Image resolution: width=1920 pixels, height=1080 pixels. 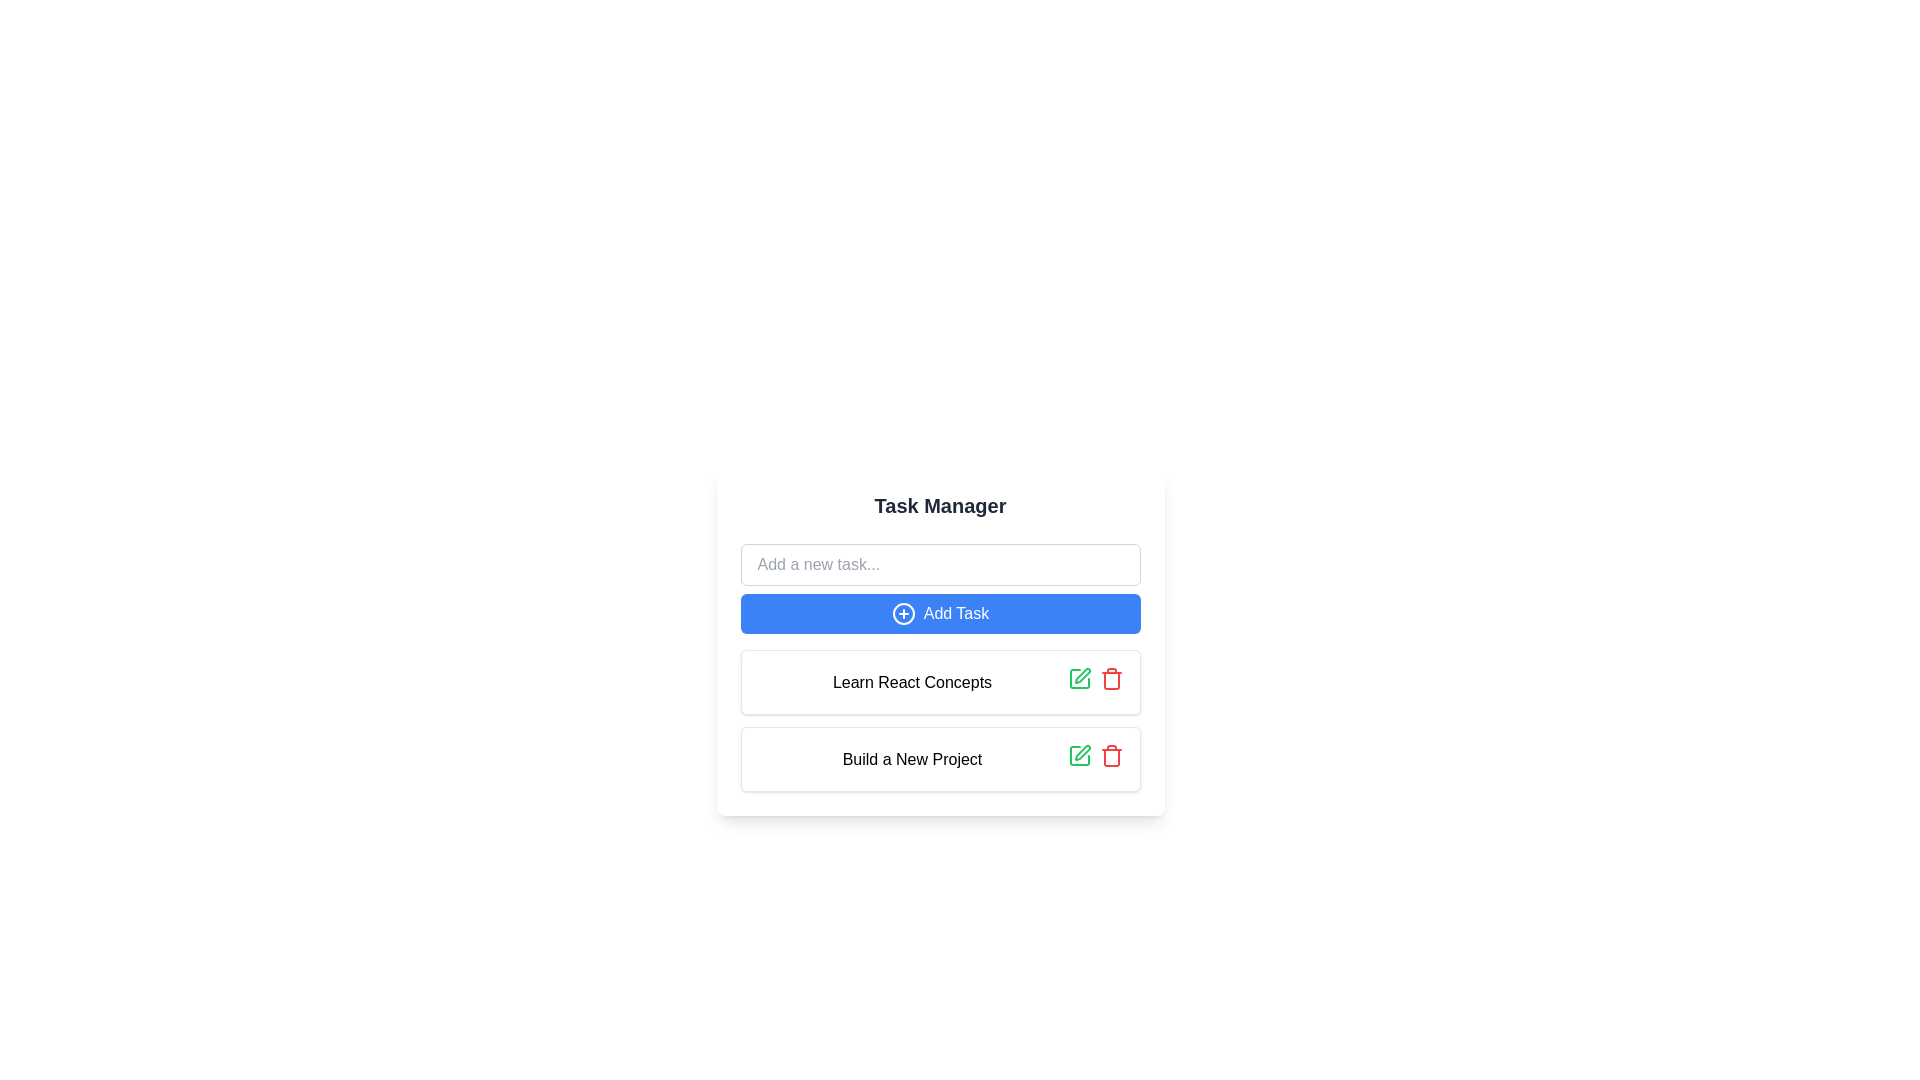 I want to click on the 'plus' icon within the 'Add Task' button to initiate adding a new task in the Task Manager interface, so click(x=902, y=612).